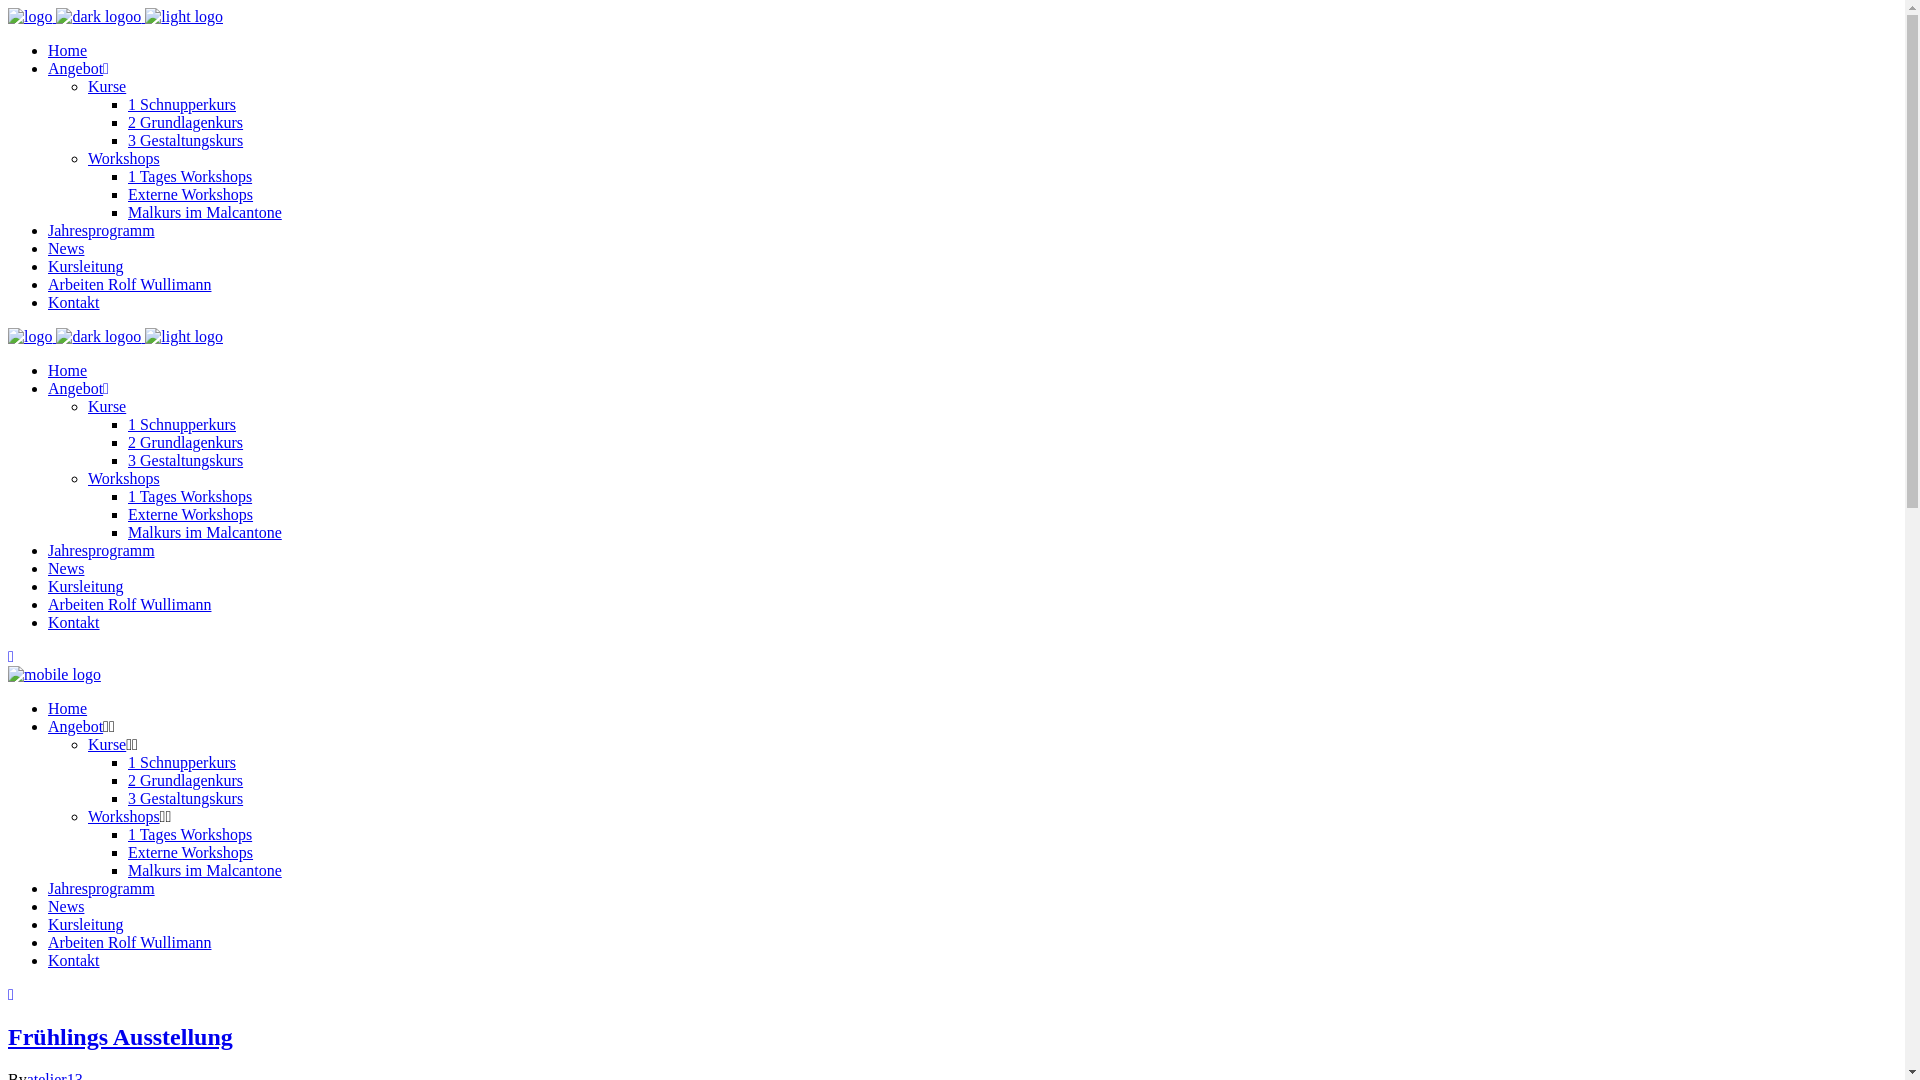 This screenshot has width=1920, height=1080. Describe the element at coordinates (86, 744) in the screenshot. I see `'Kurse'` at that location.